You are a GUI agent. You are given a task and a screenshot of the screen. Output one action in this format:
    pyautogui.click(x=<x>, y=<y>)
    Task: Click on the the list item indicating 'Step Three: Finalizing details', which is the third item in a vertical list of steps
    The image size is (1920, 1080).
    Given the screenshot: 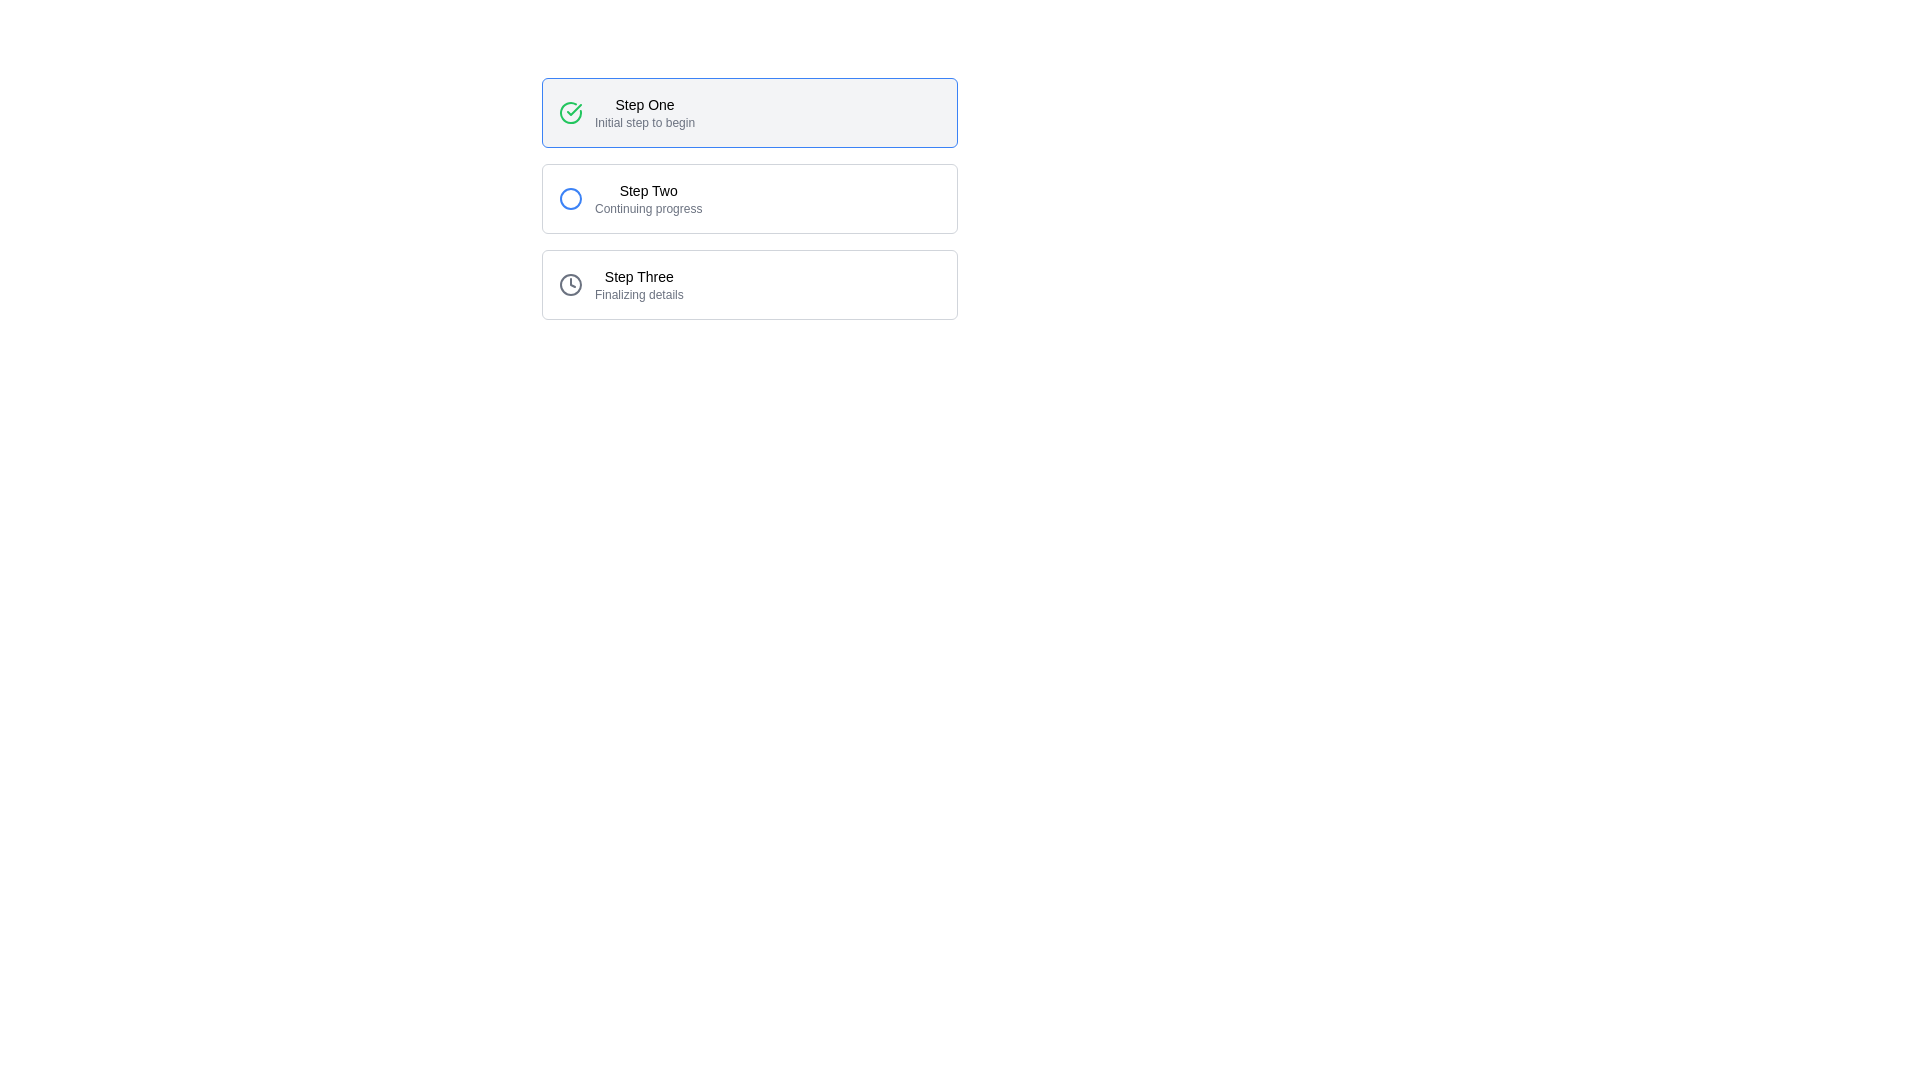 What is the action you would take?
    pyautogui.click(x=748, y=285)
    